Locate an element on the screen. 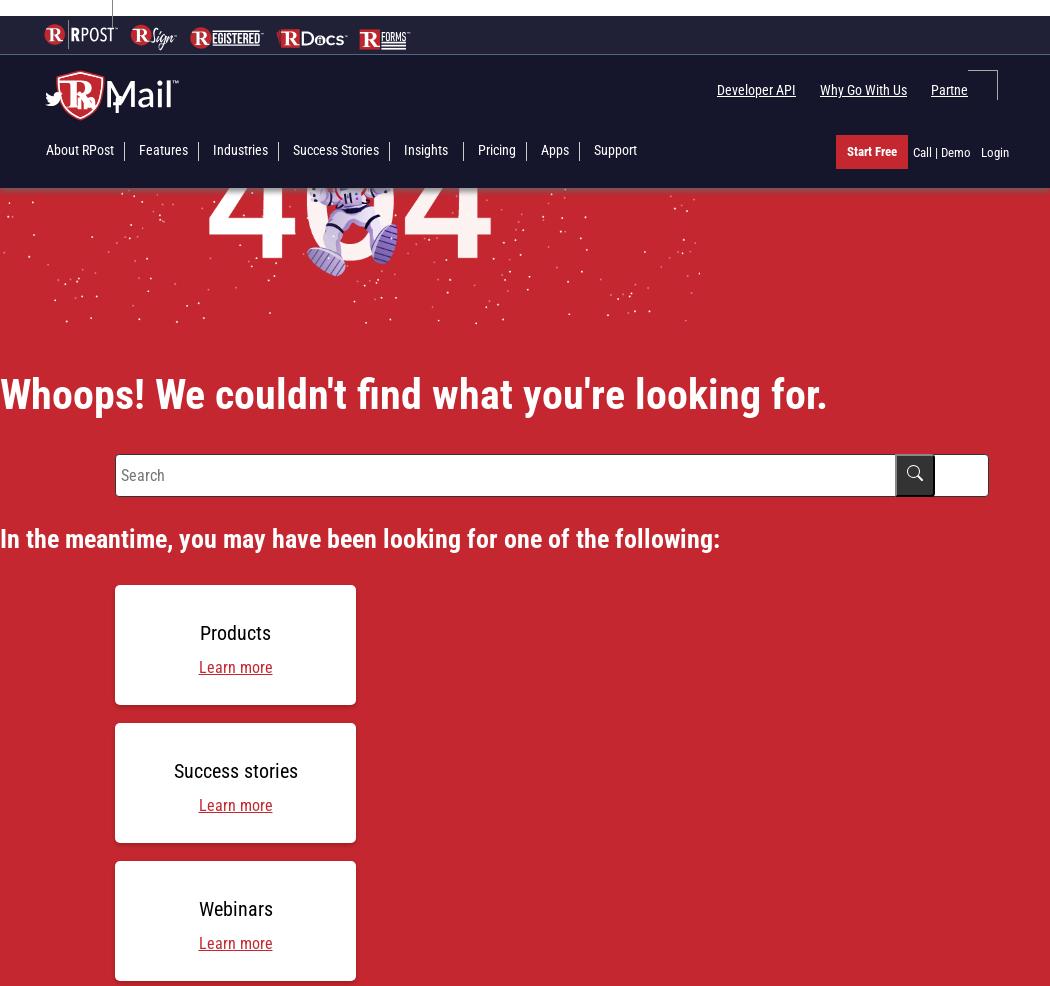 The height and width of the screenshot is (986, 1050). 'Pricing' is located at coordinates (495, 149).